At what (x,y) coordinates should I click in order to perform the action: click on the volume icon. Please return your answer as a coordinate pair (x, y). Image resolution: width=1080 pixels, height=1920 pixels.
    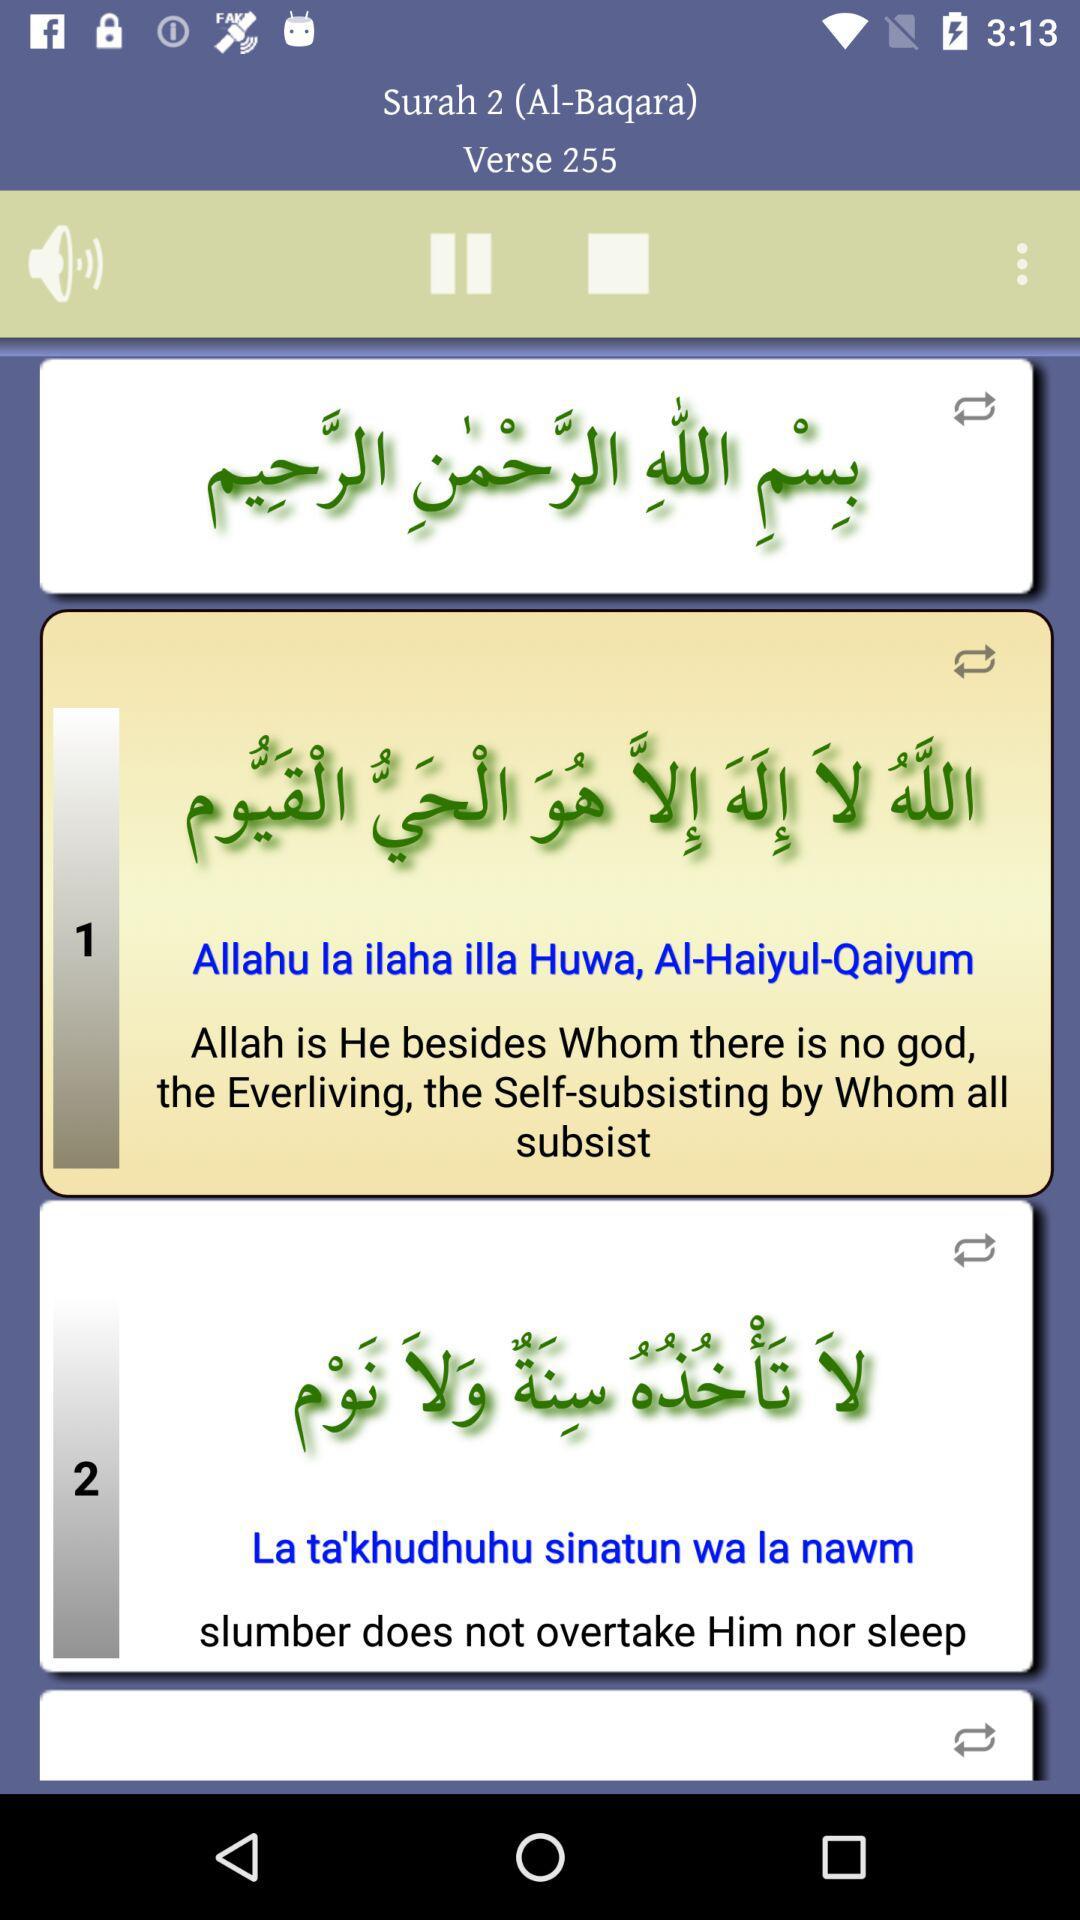
    Looking at the image, I should click on (64, 262).